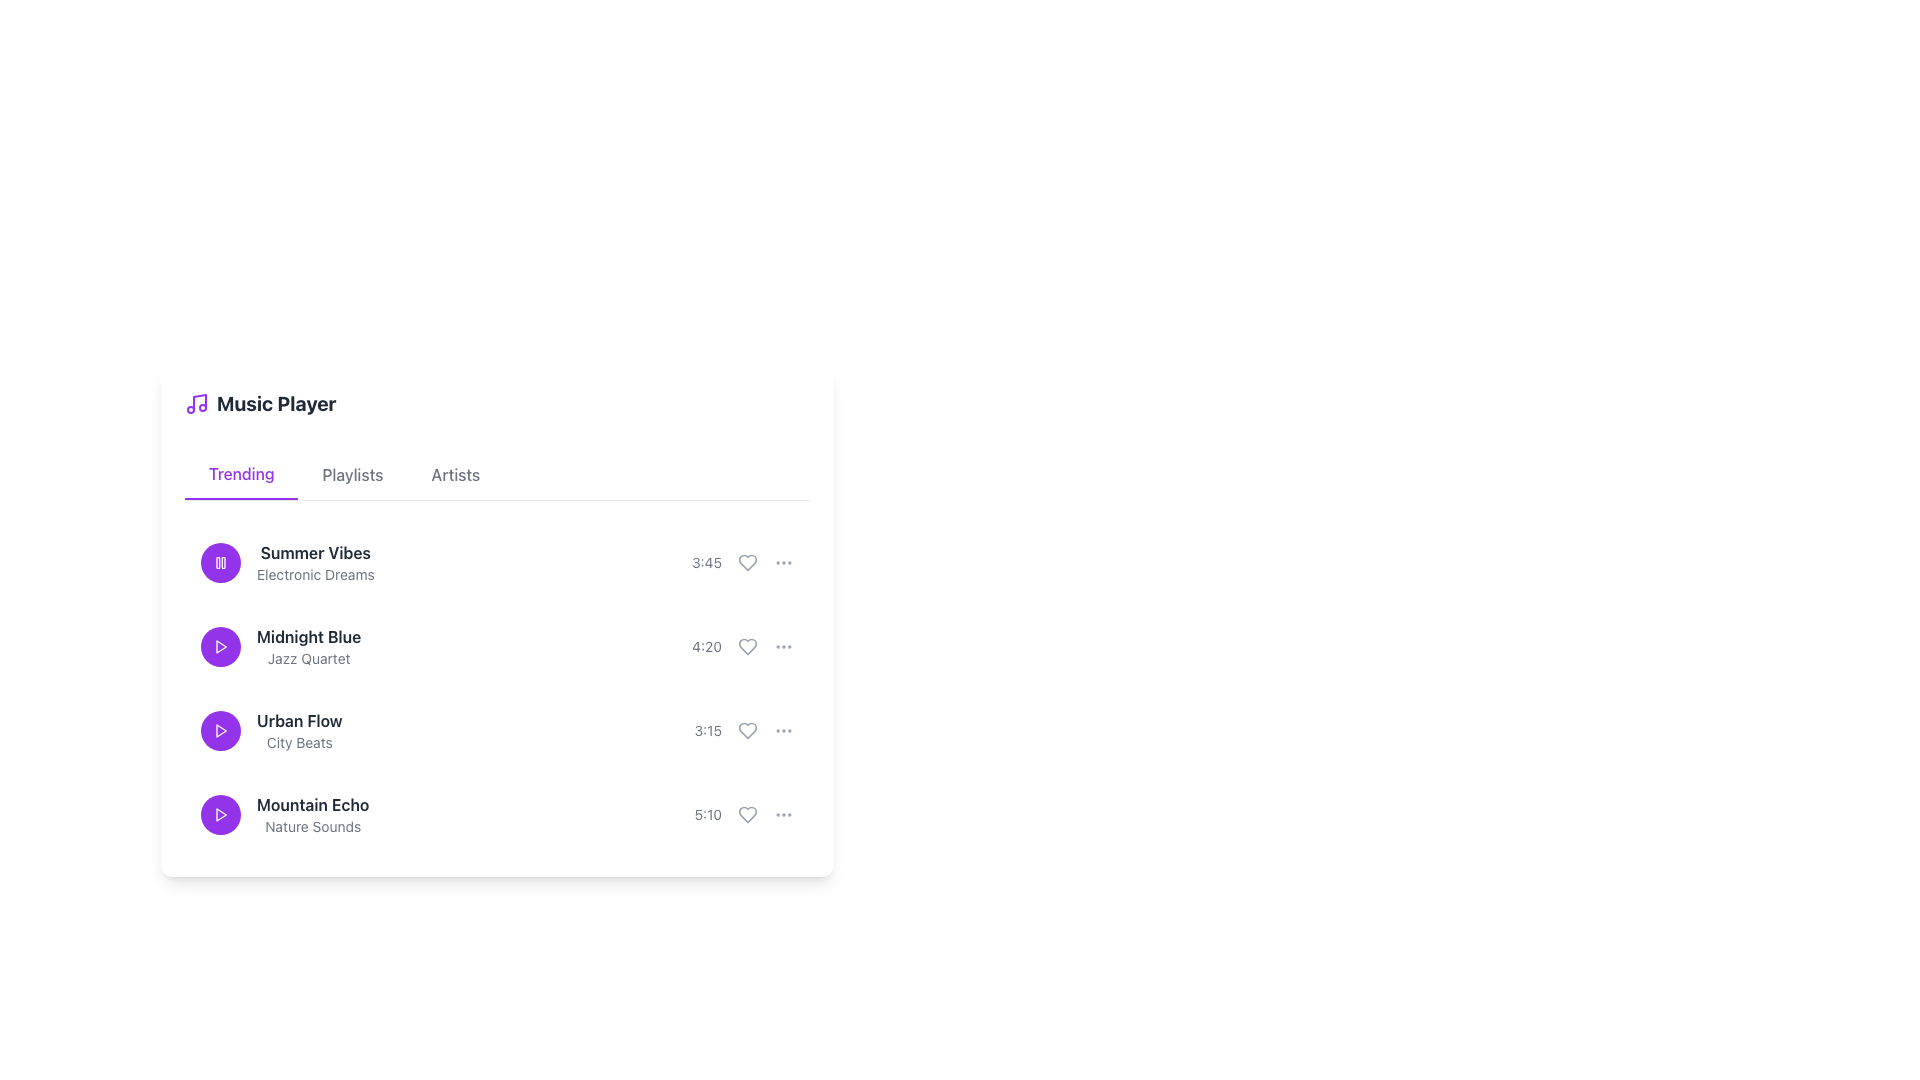 The image size is (1920, 1080). What do you see at coordinates (308, 636) in the screenshot?
I see `the text label displaying 'Midnight Blue', which is the title of the second entry in the music player interface` at bounding box center [308, 636].